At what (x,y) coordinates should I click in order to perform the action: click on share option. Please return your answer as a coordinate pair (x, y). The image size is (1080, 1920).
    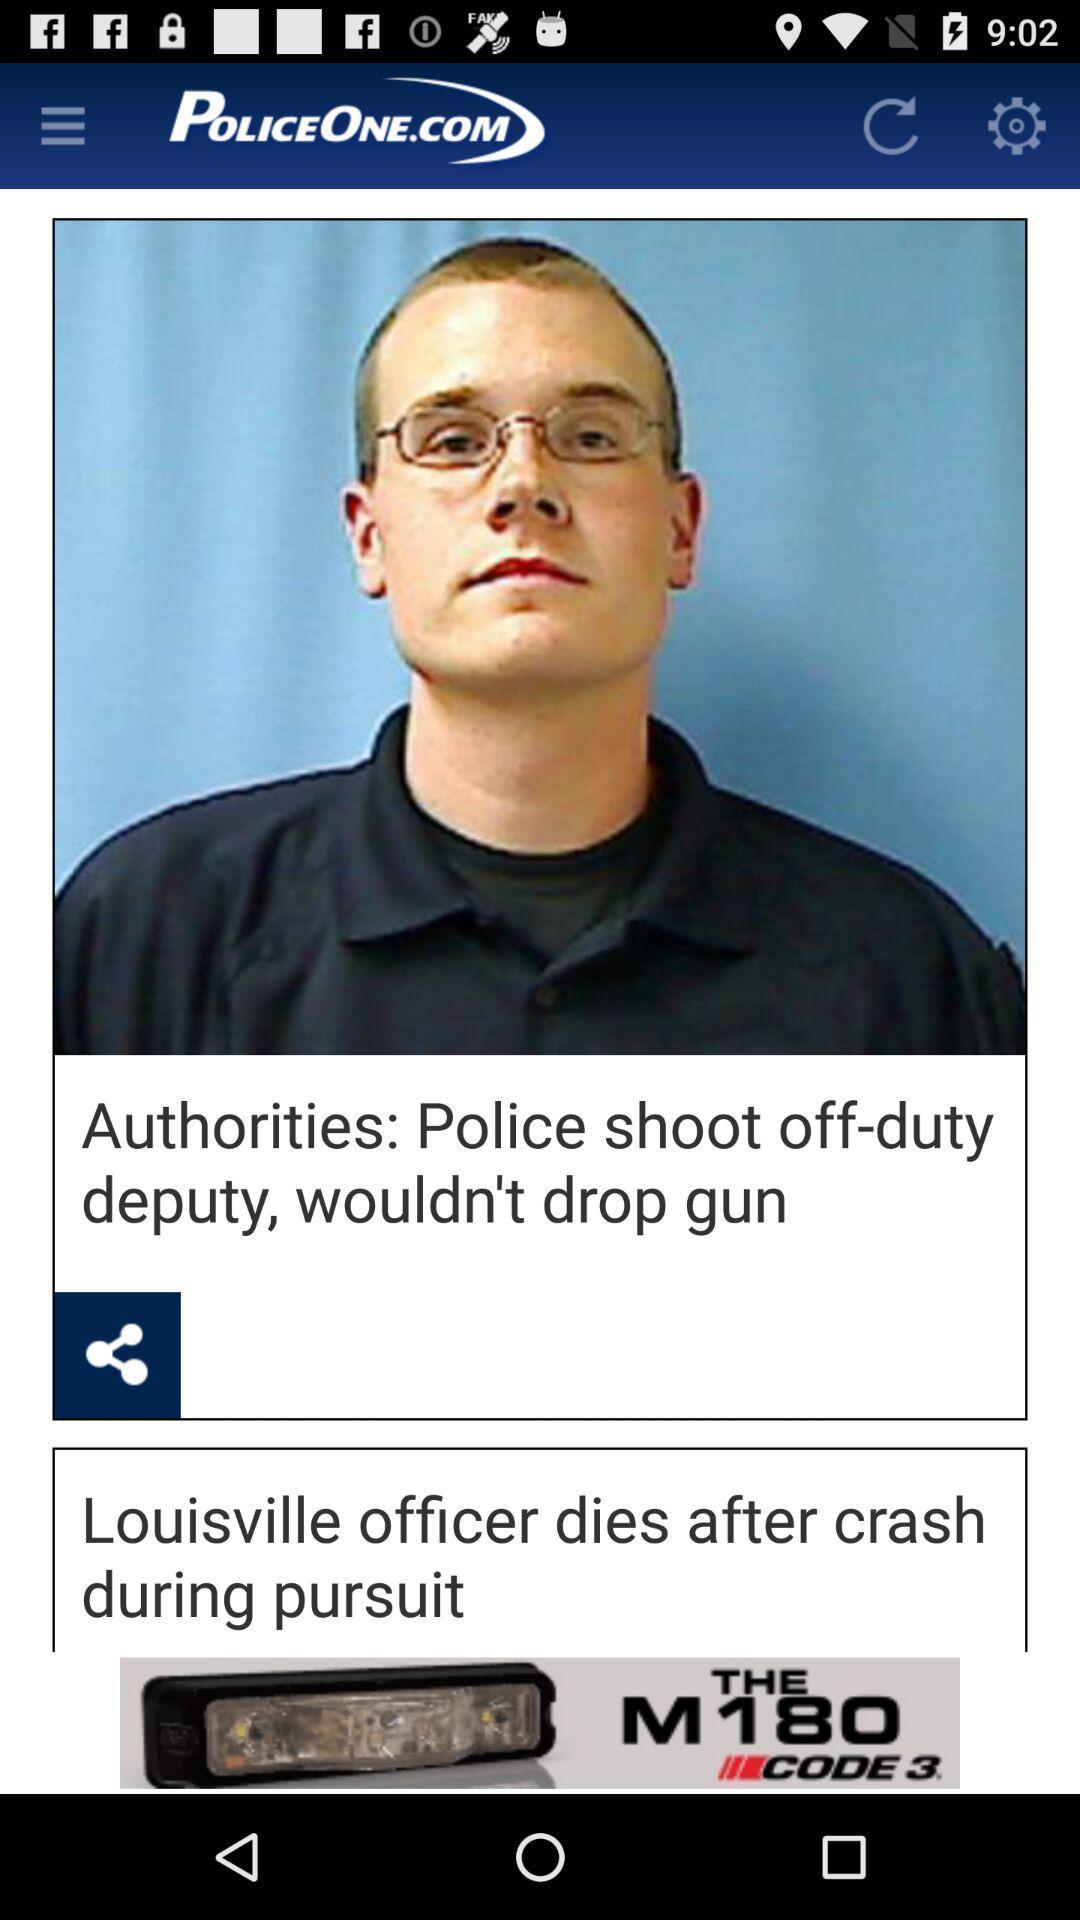
    Looking at the image, I should click on (117, 1355).